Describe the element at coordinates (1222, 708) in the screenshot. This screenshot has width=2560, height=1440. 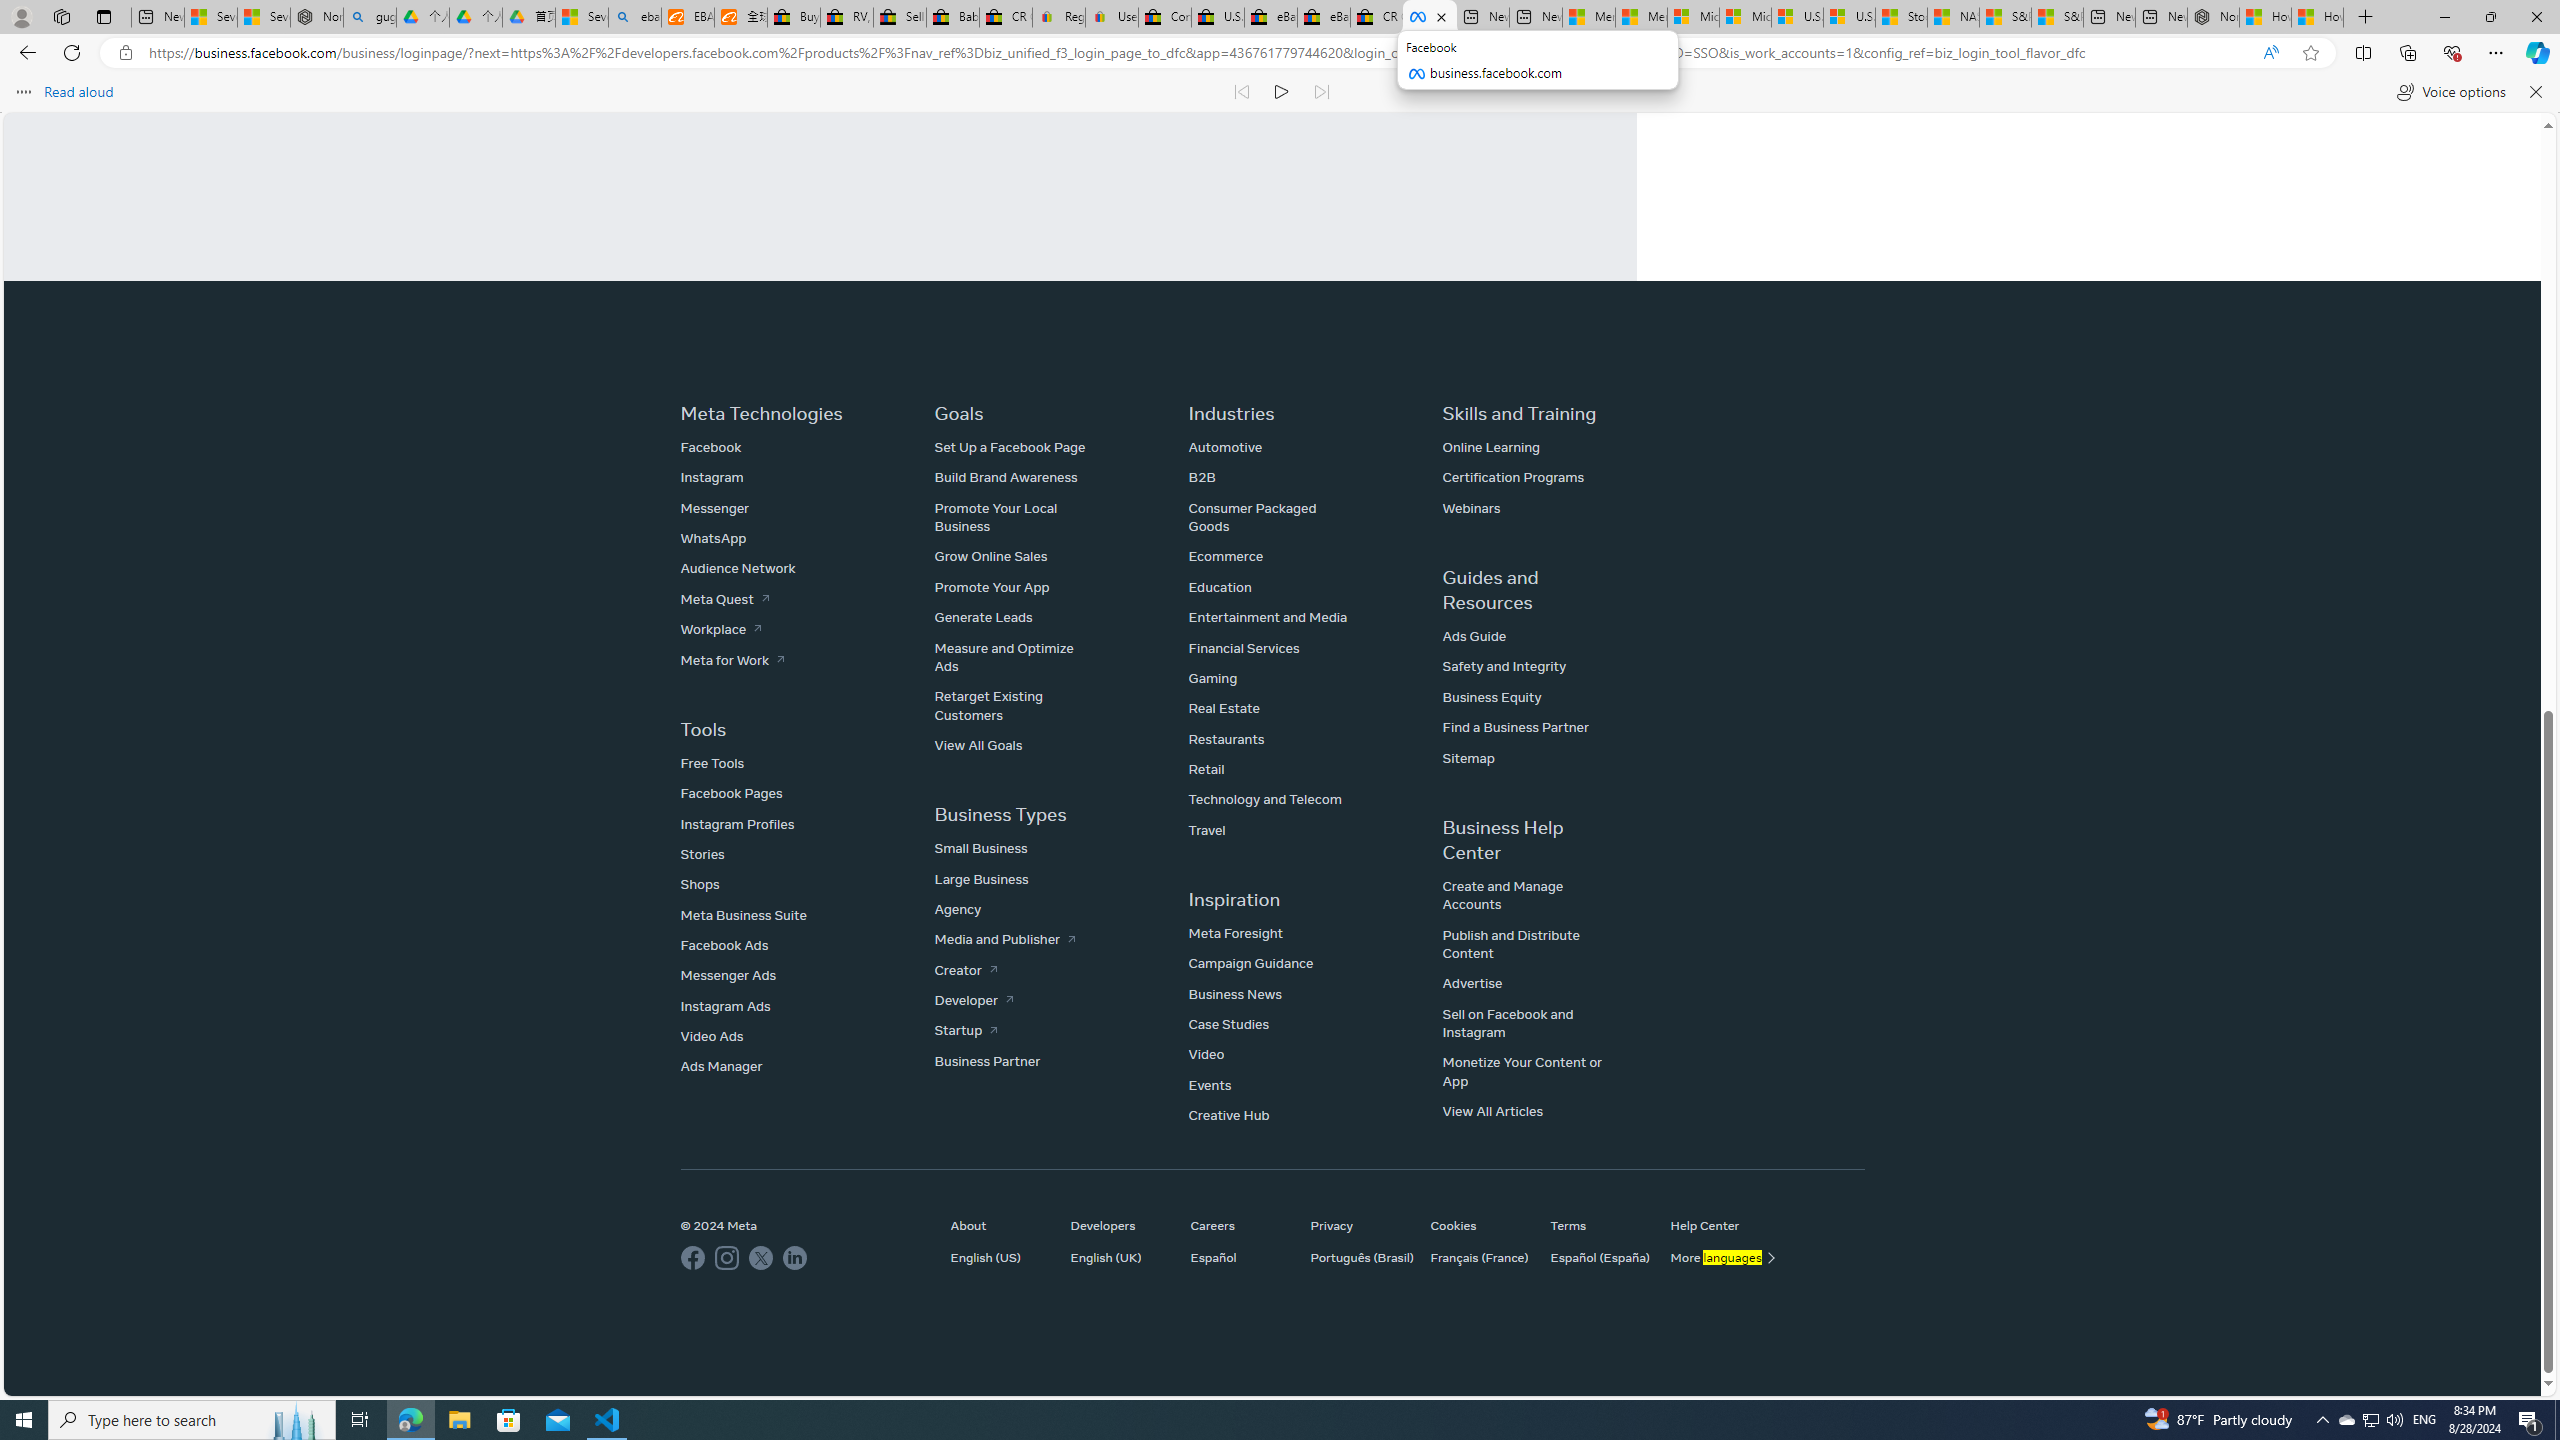
I see `'Real Estate'` at that location.